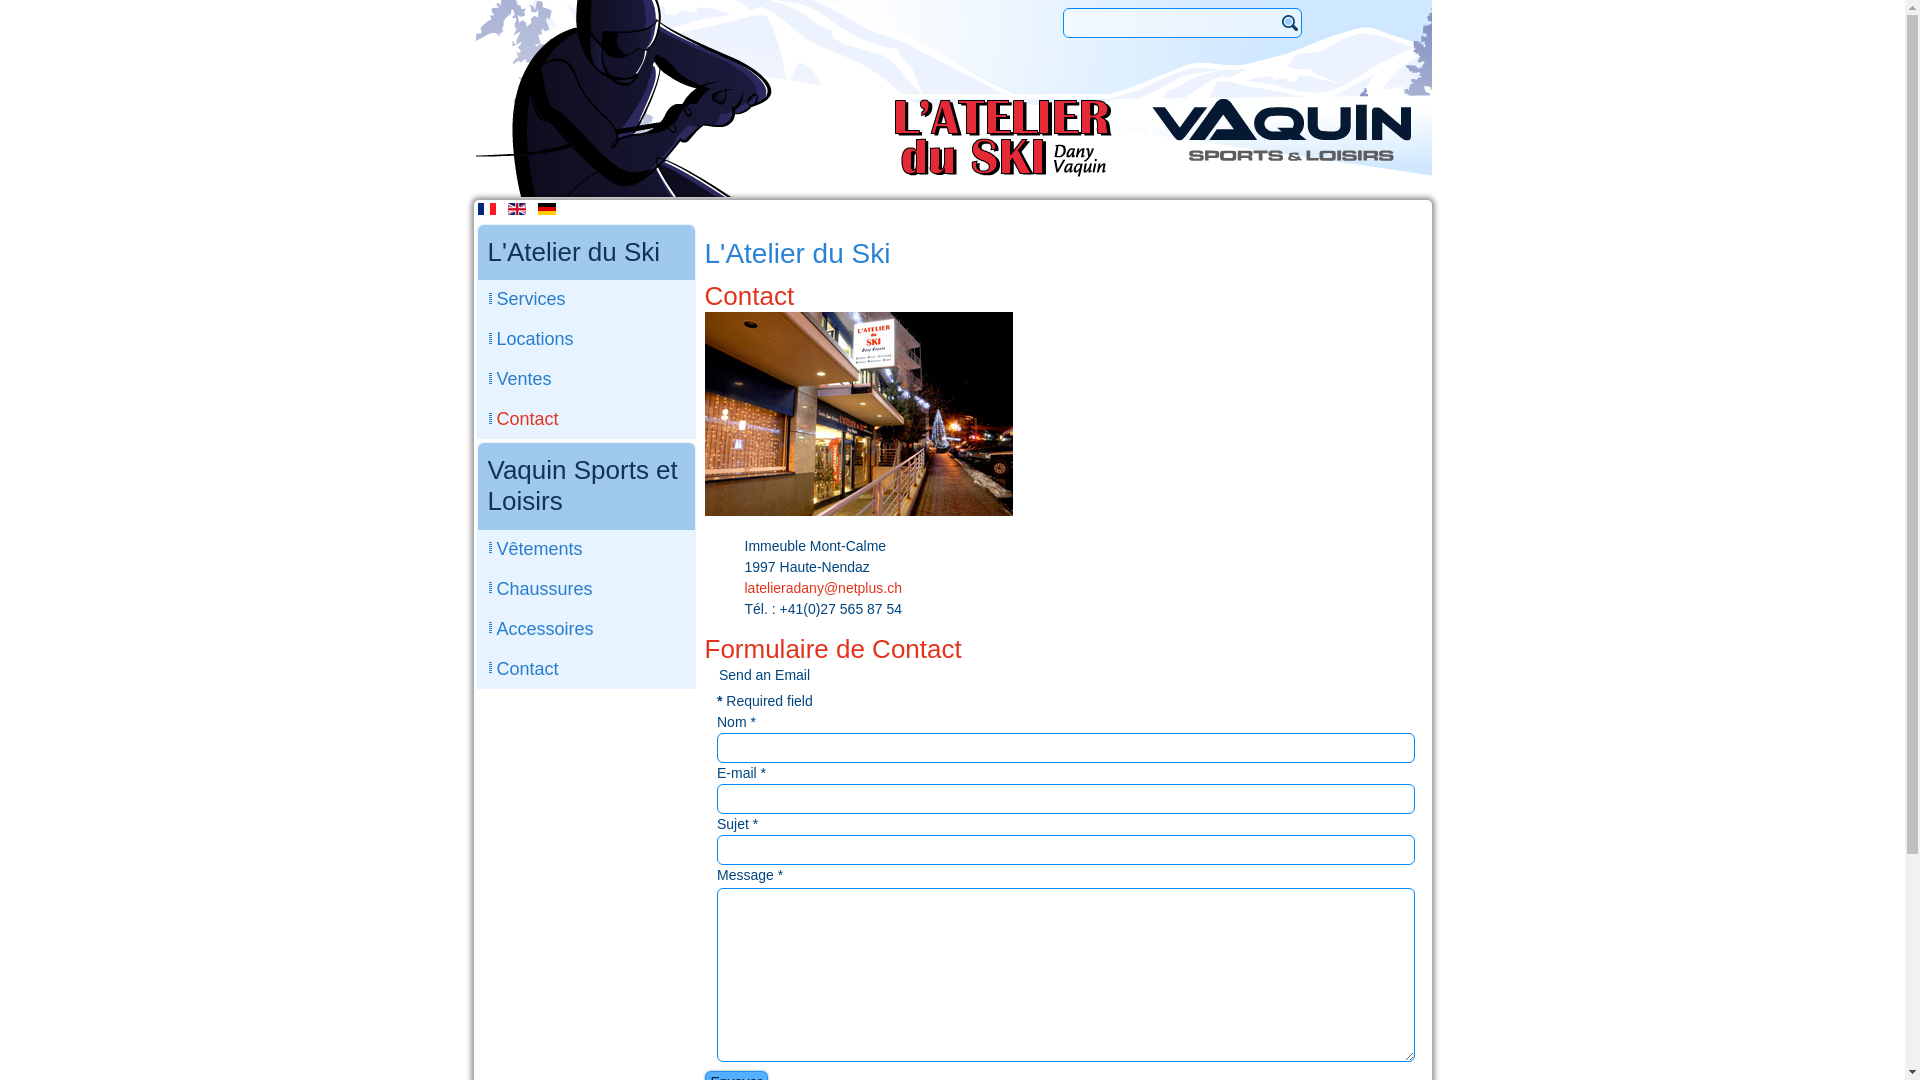  What do you see at coordinates (584, 338) in the screenshot?
I see `'Locations'` at bounding box center [584, 338].